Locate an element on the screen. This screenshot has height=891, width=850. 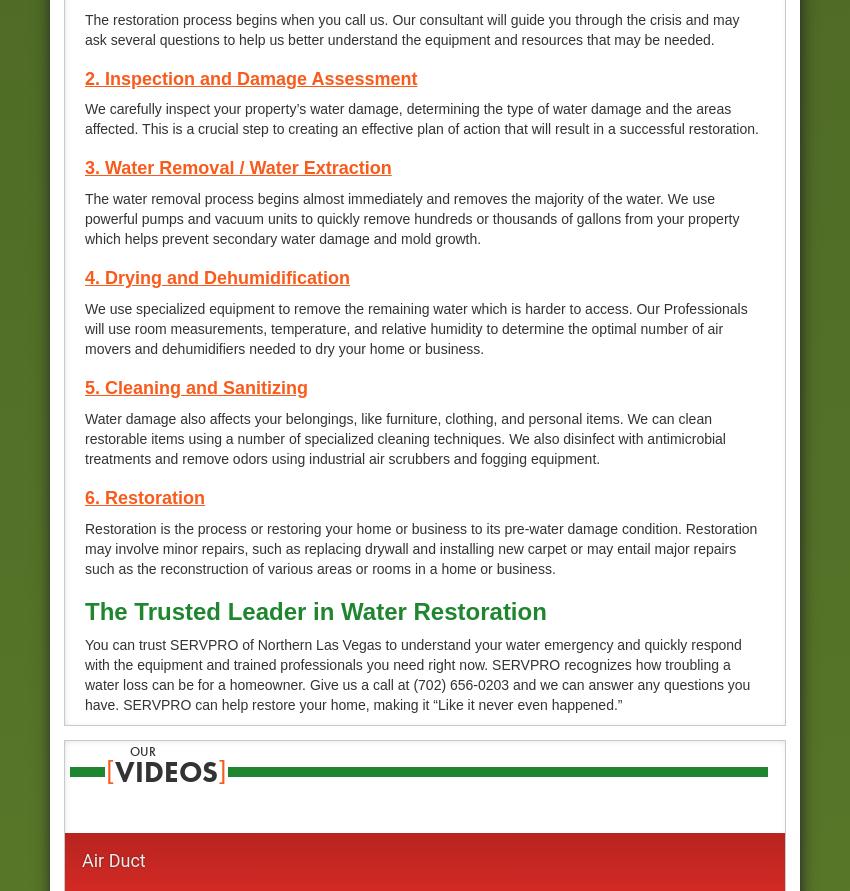
'2. Inspection and Damage Assessment' is located at coordinates (251, 77).